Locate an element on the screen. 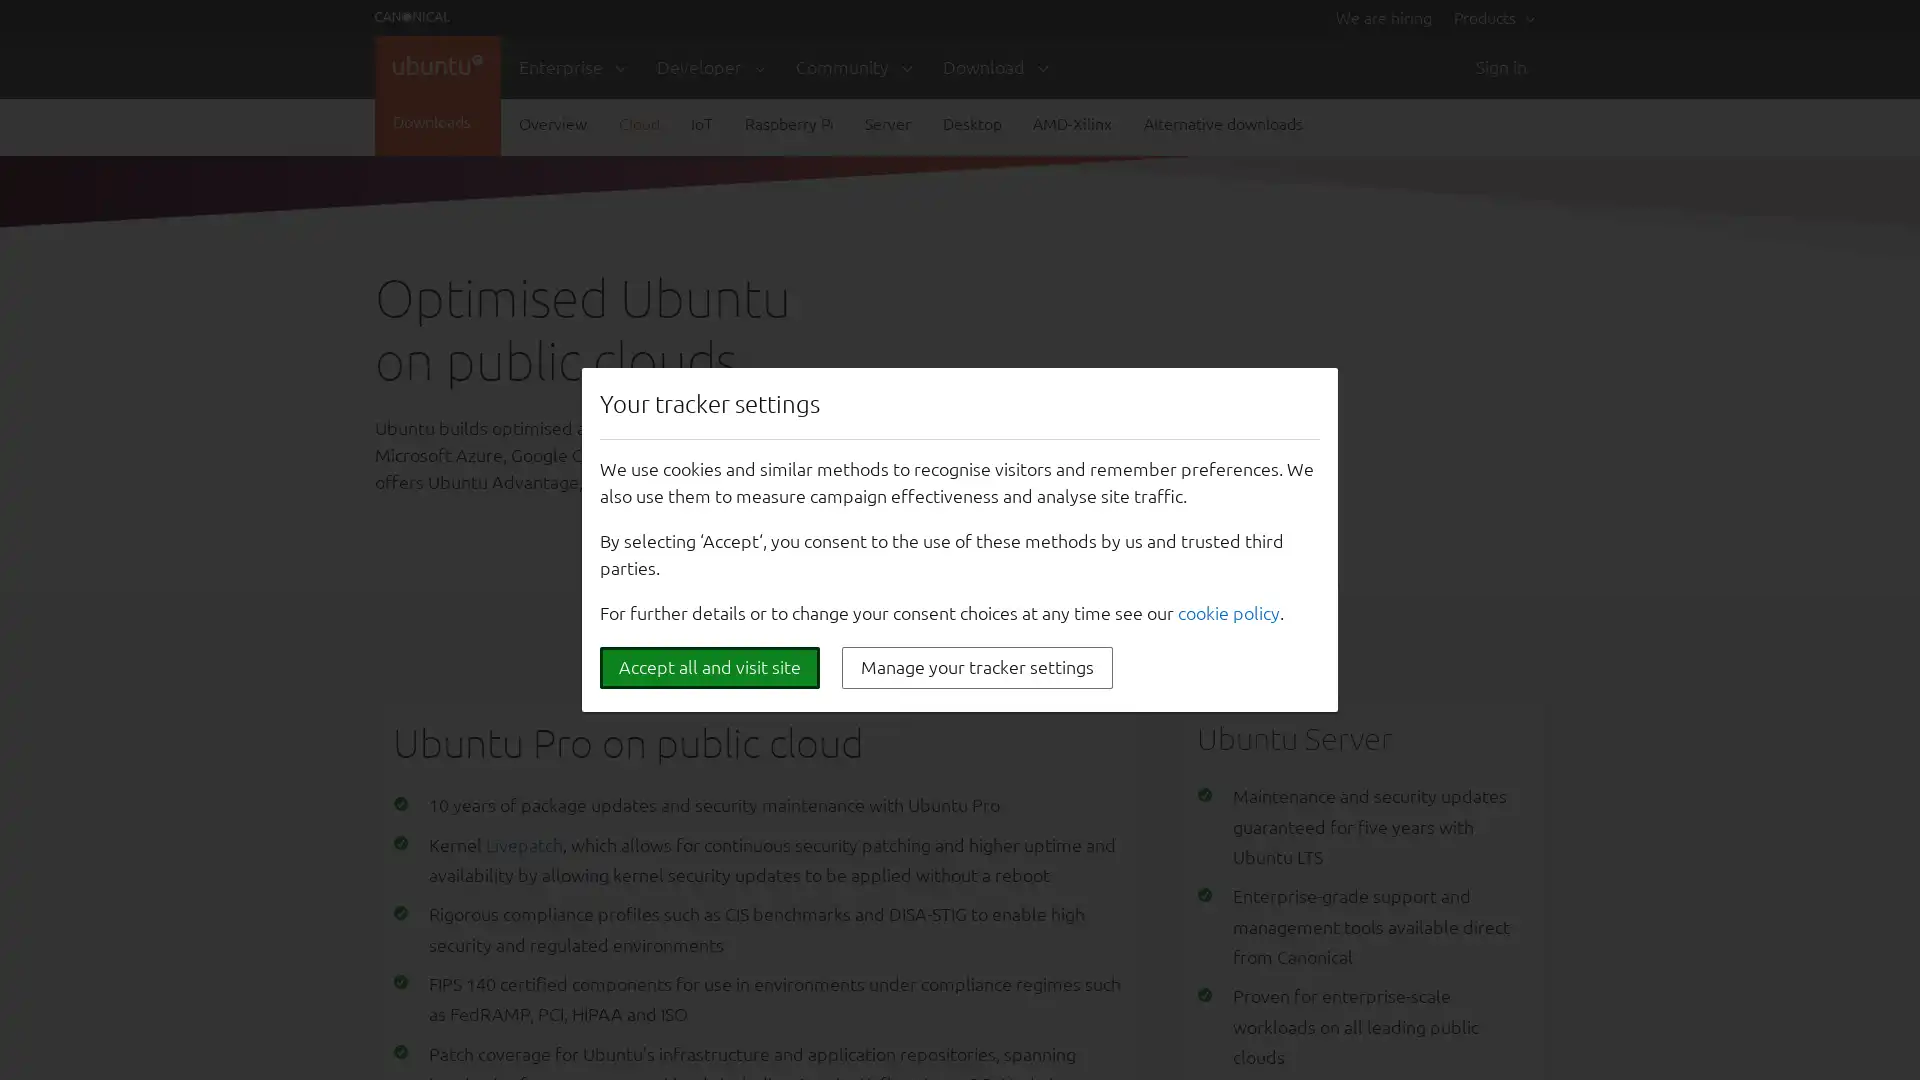 The width and height of the screenshot is (1920, 1080). Accept all and visit site is located at coordinates (710, 667).